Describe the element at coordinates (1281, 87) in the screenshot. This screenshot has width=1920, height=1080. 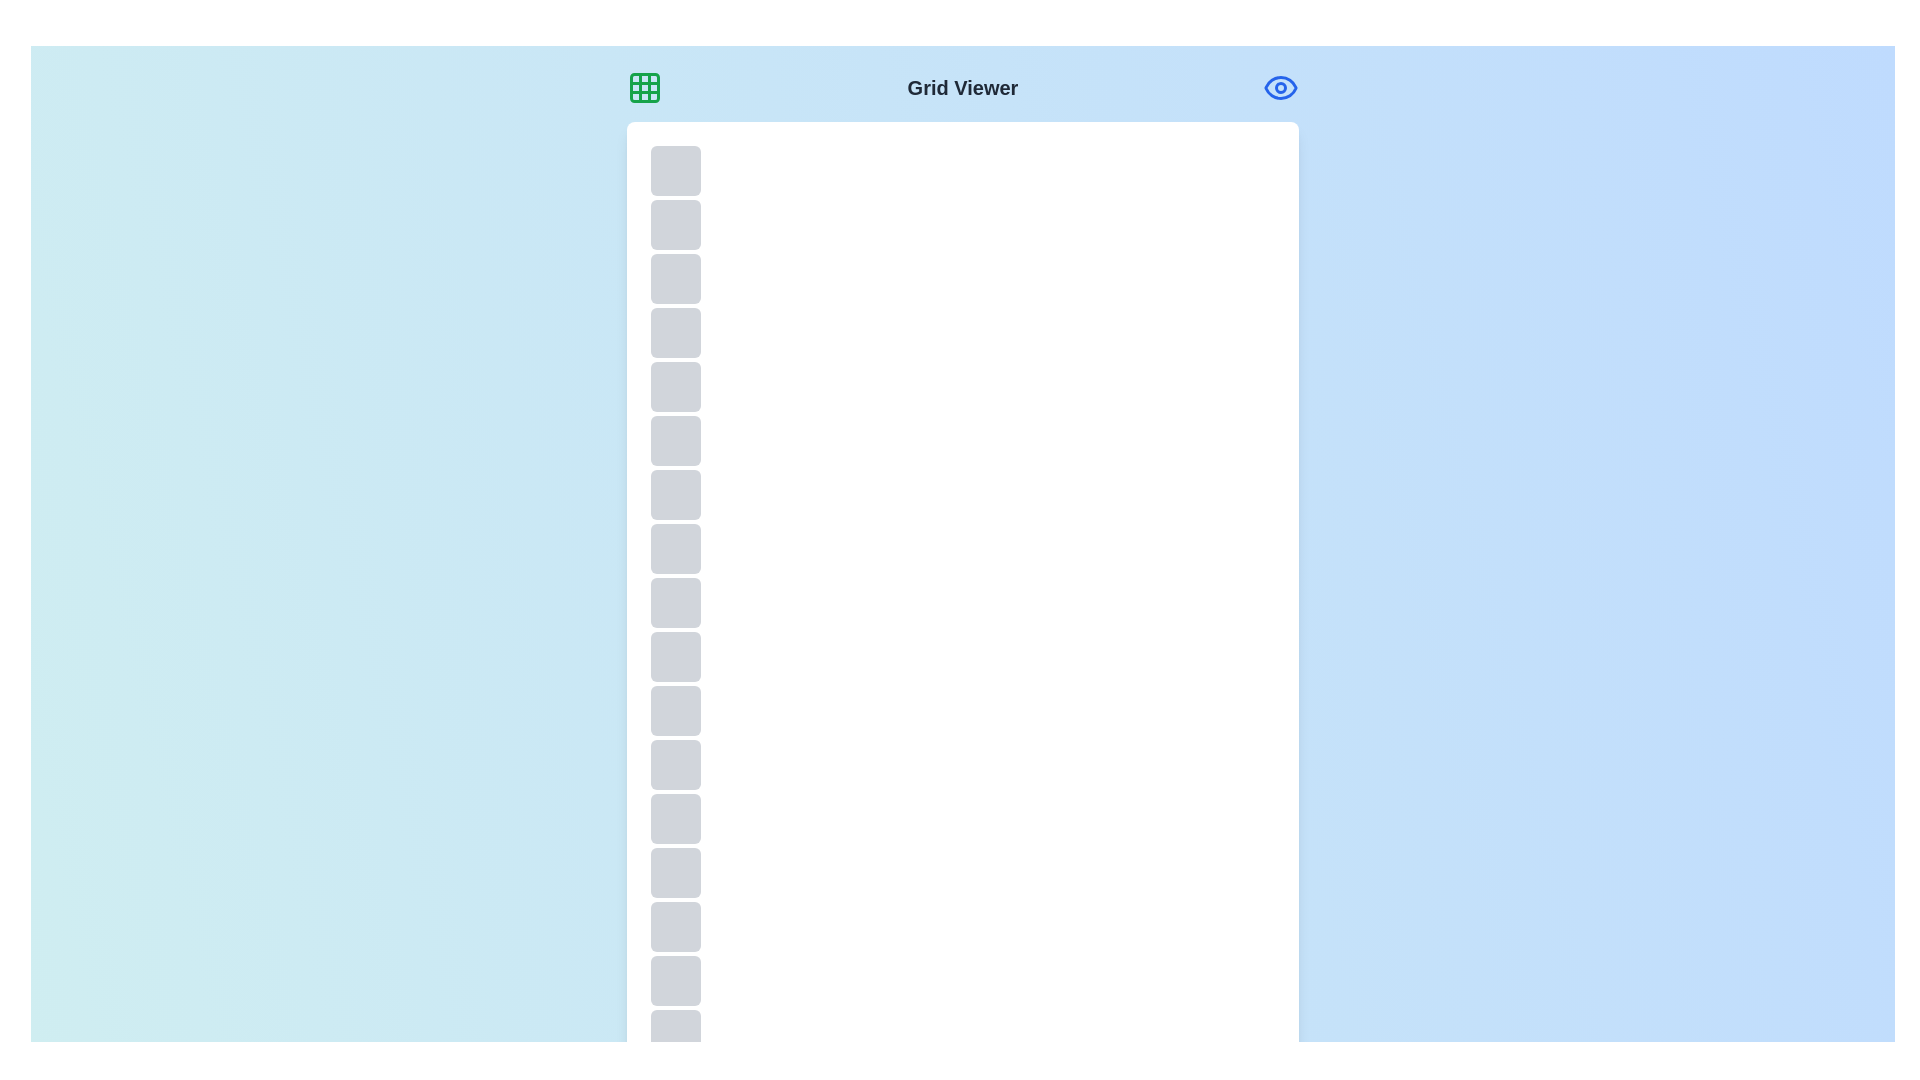
I see `the Eye icon` at that location.